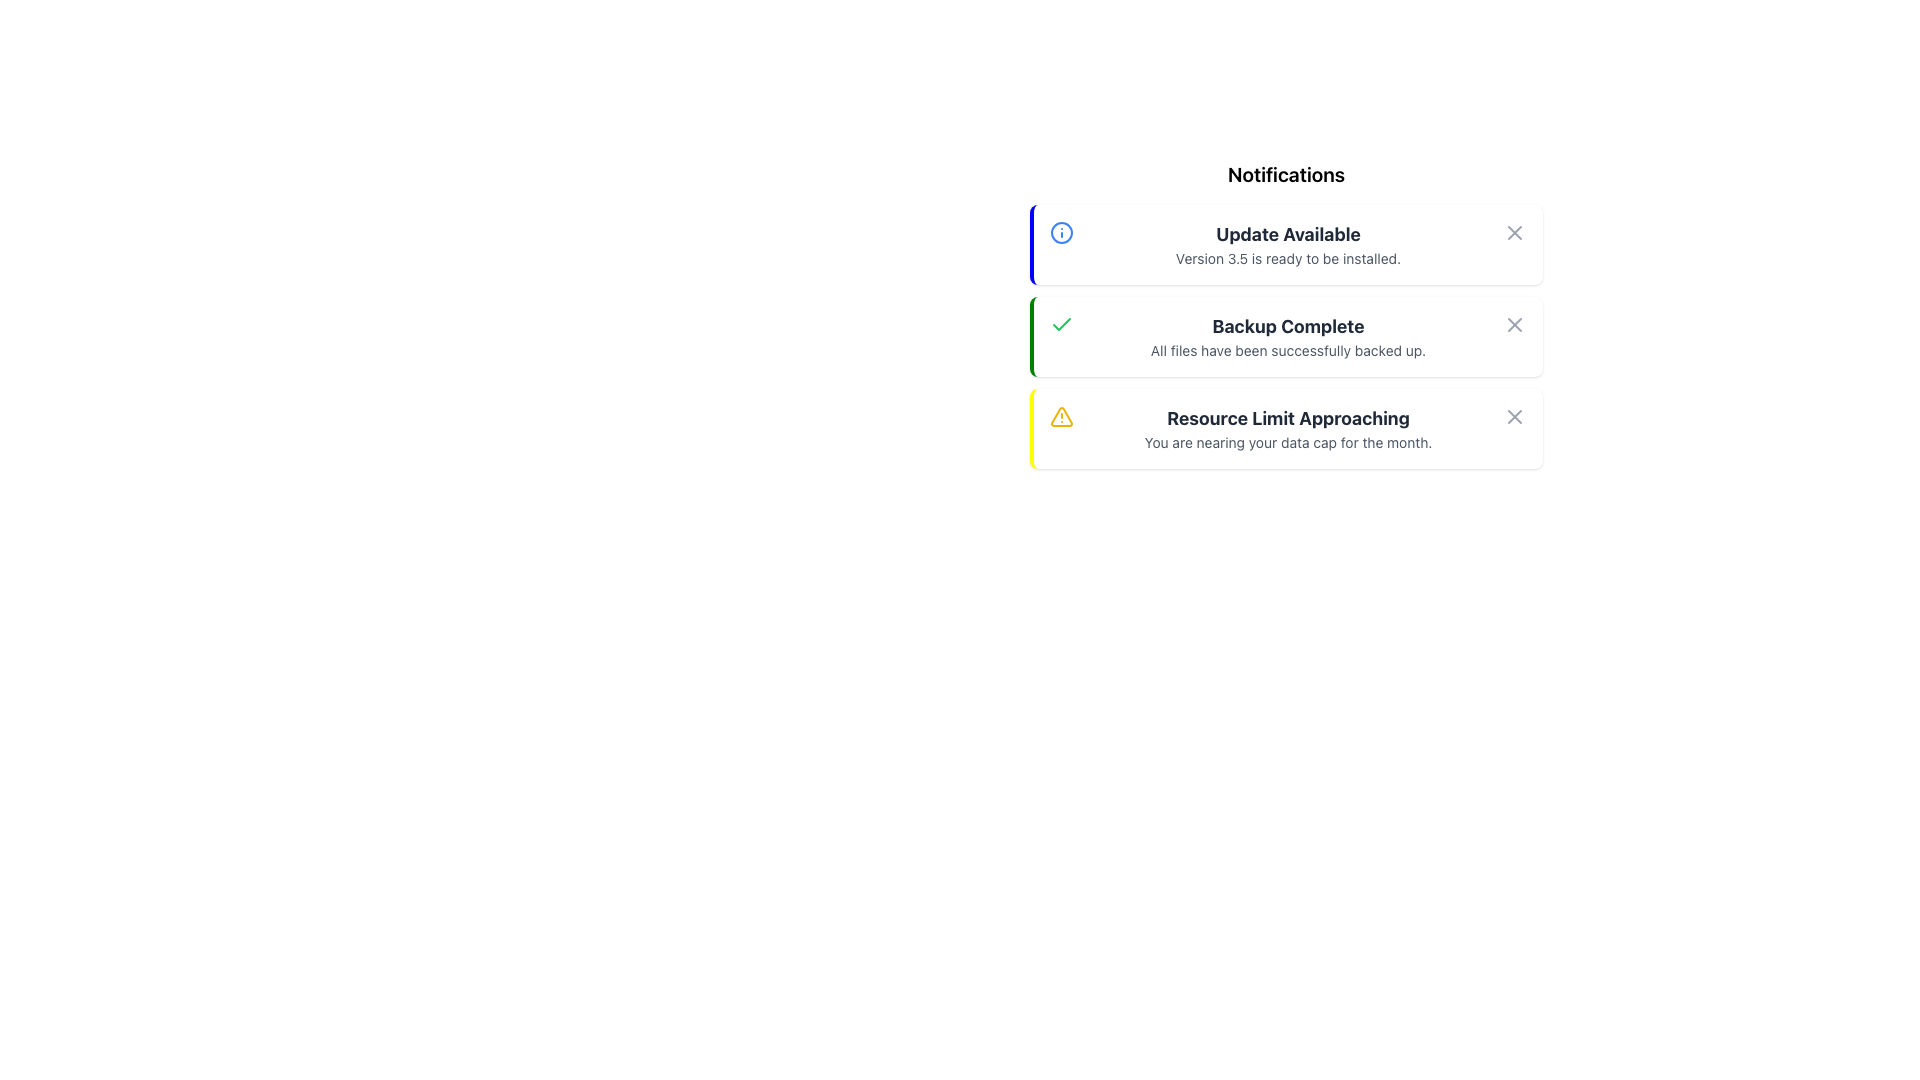  I want to click on the static text displaying 'Version 3.5 is ready to be installed.' which is located below the title 'Update Available' in a notification card, so click(1288, 257).